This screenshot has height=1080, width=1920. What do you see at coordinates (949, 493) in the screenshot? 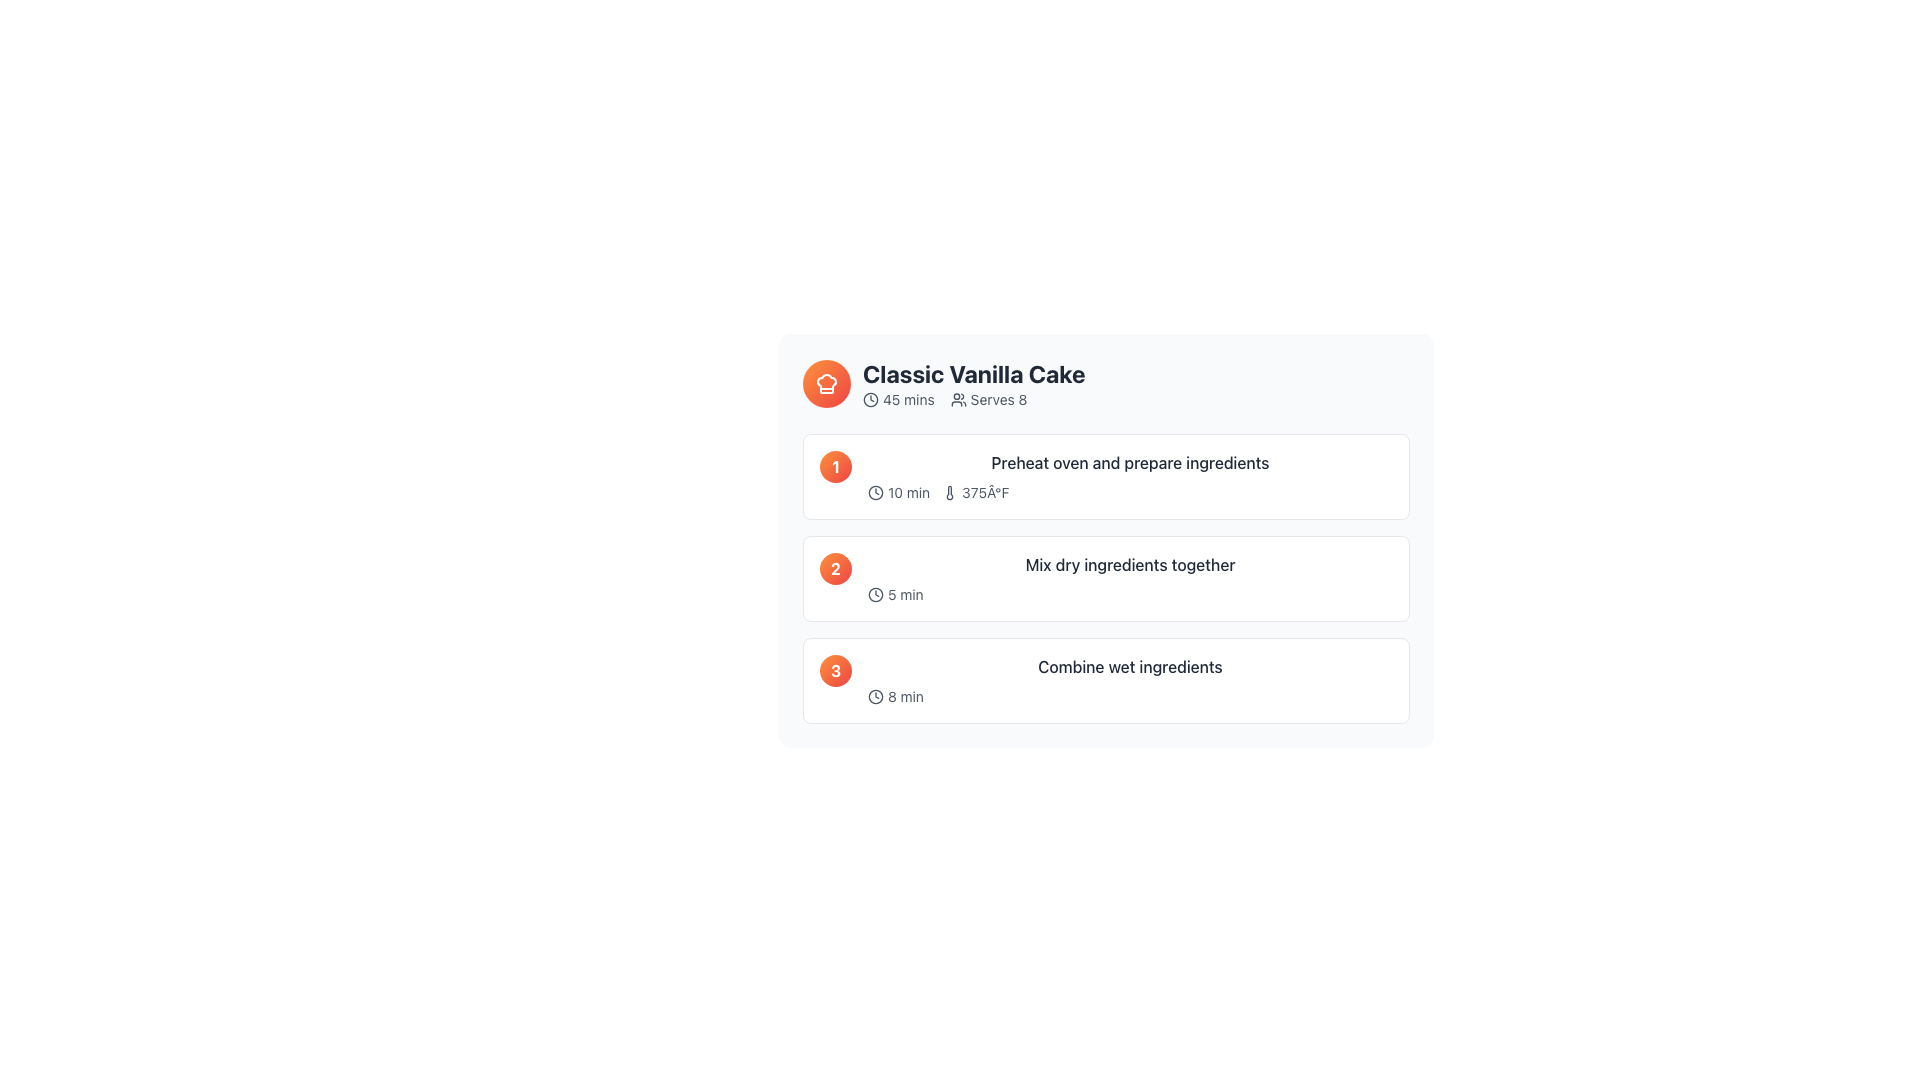
I see `the thermometer icon in the first step block of the recipe interface, which is associated with 'Preheat oven and prepare ingredients'` at bounding box center [949, 493].